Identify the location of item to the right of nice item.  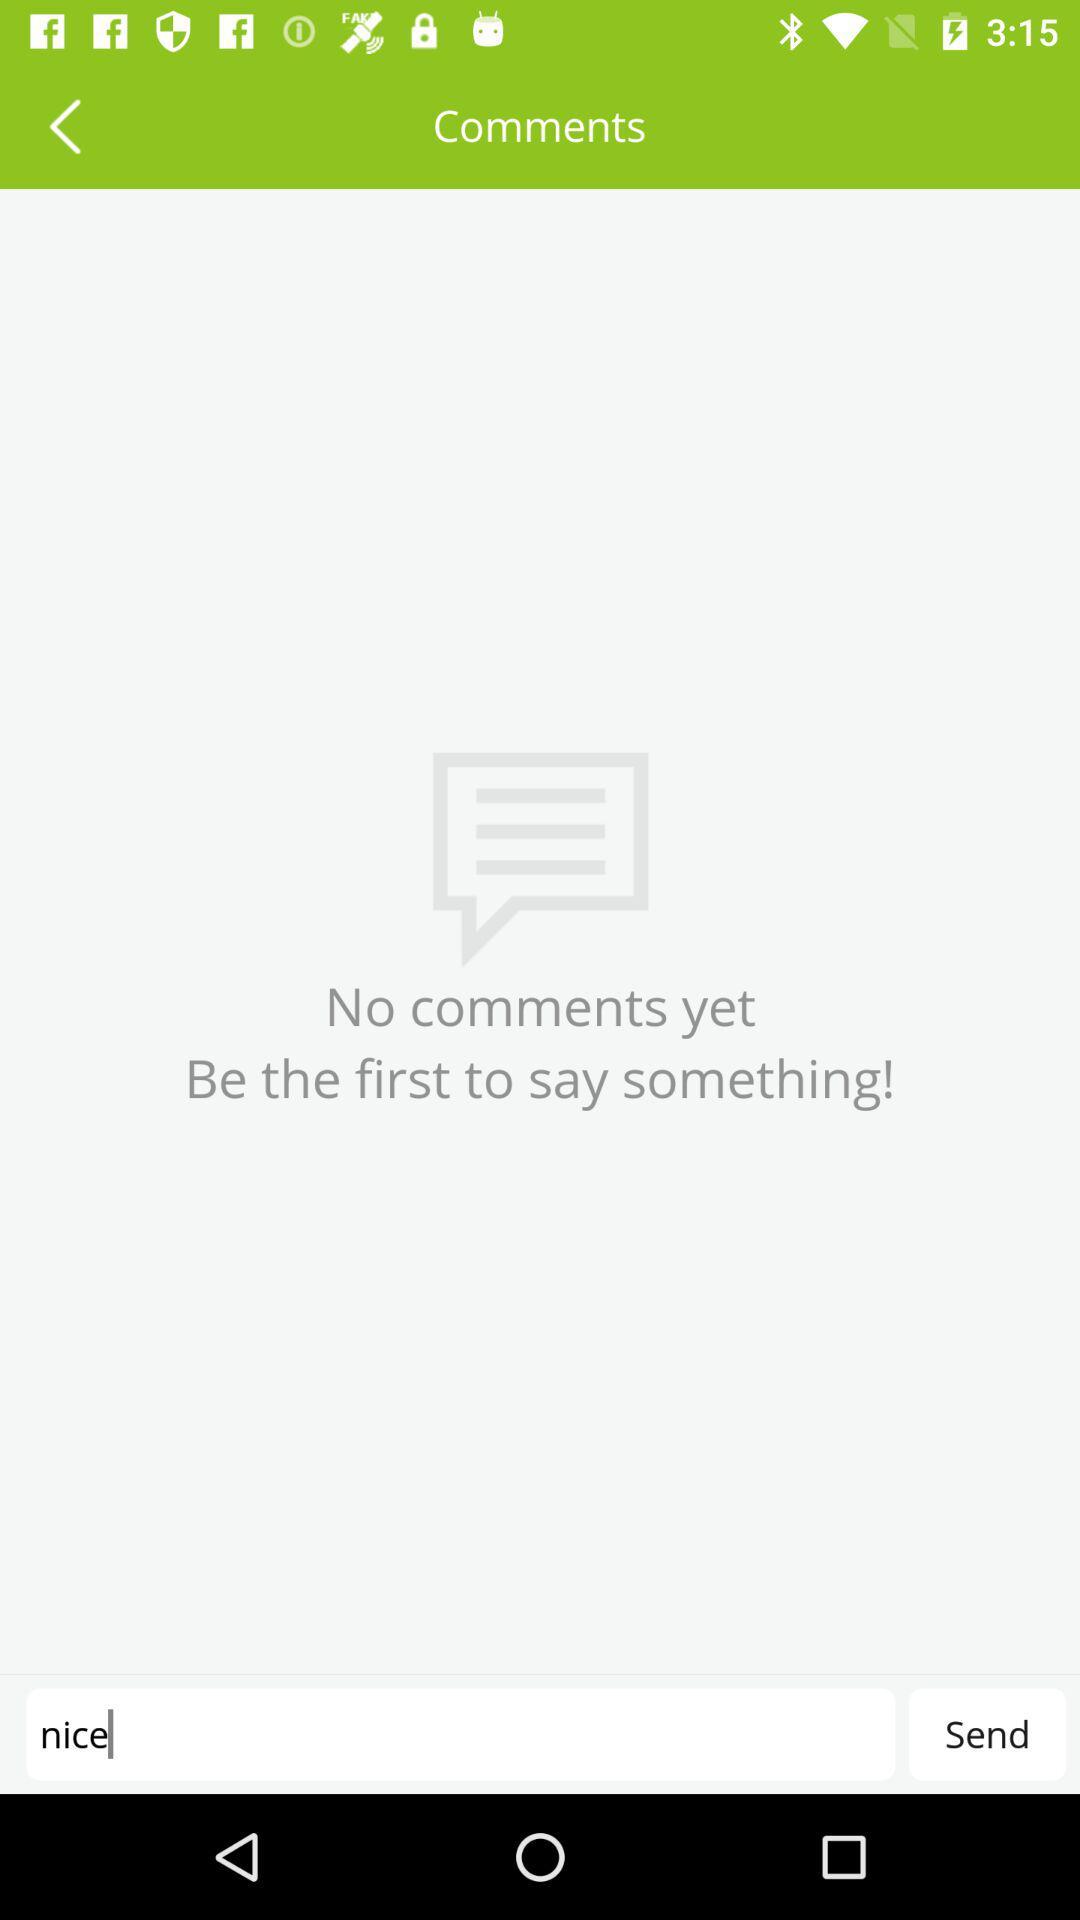
(986, 1733).